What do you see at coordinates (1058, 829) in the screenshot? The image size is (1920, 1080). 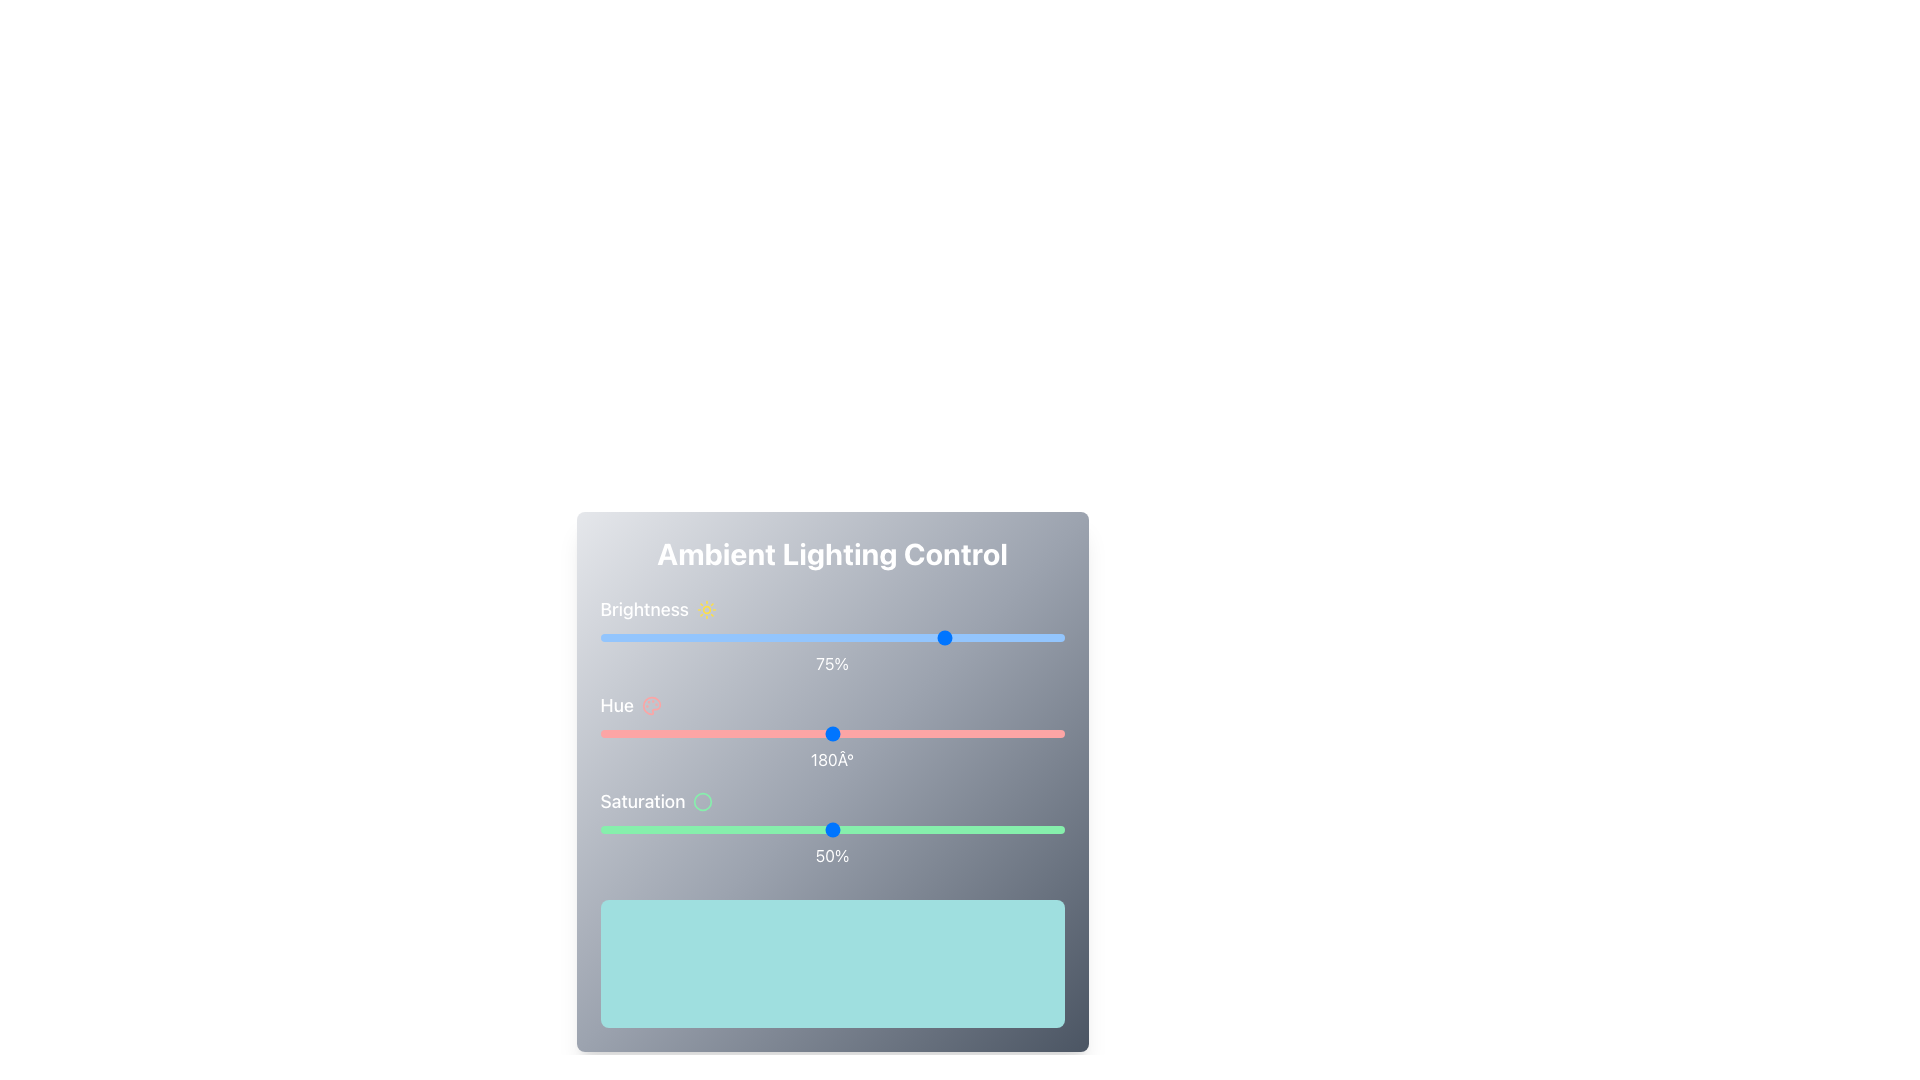 I see `saturation` at bounding box center [1058, 829].